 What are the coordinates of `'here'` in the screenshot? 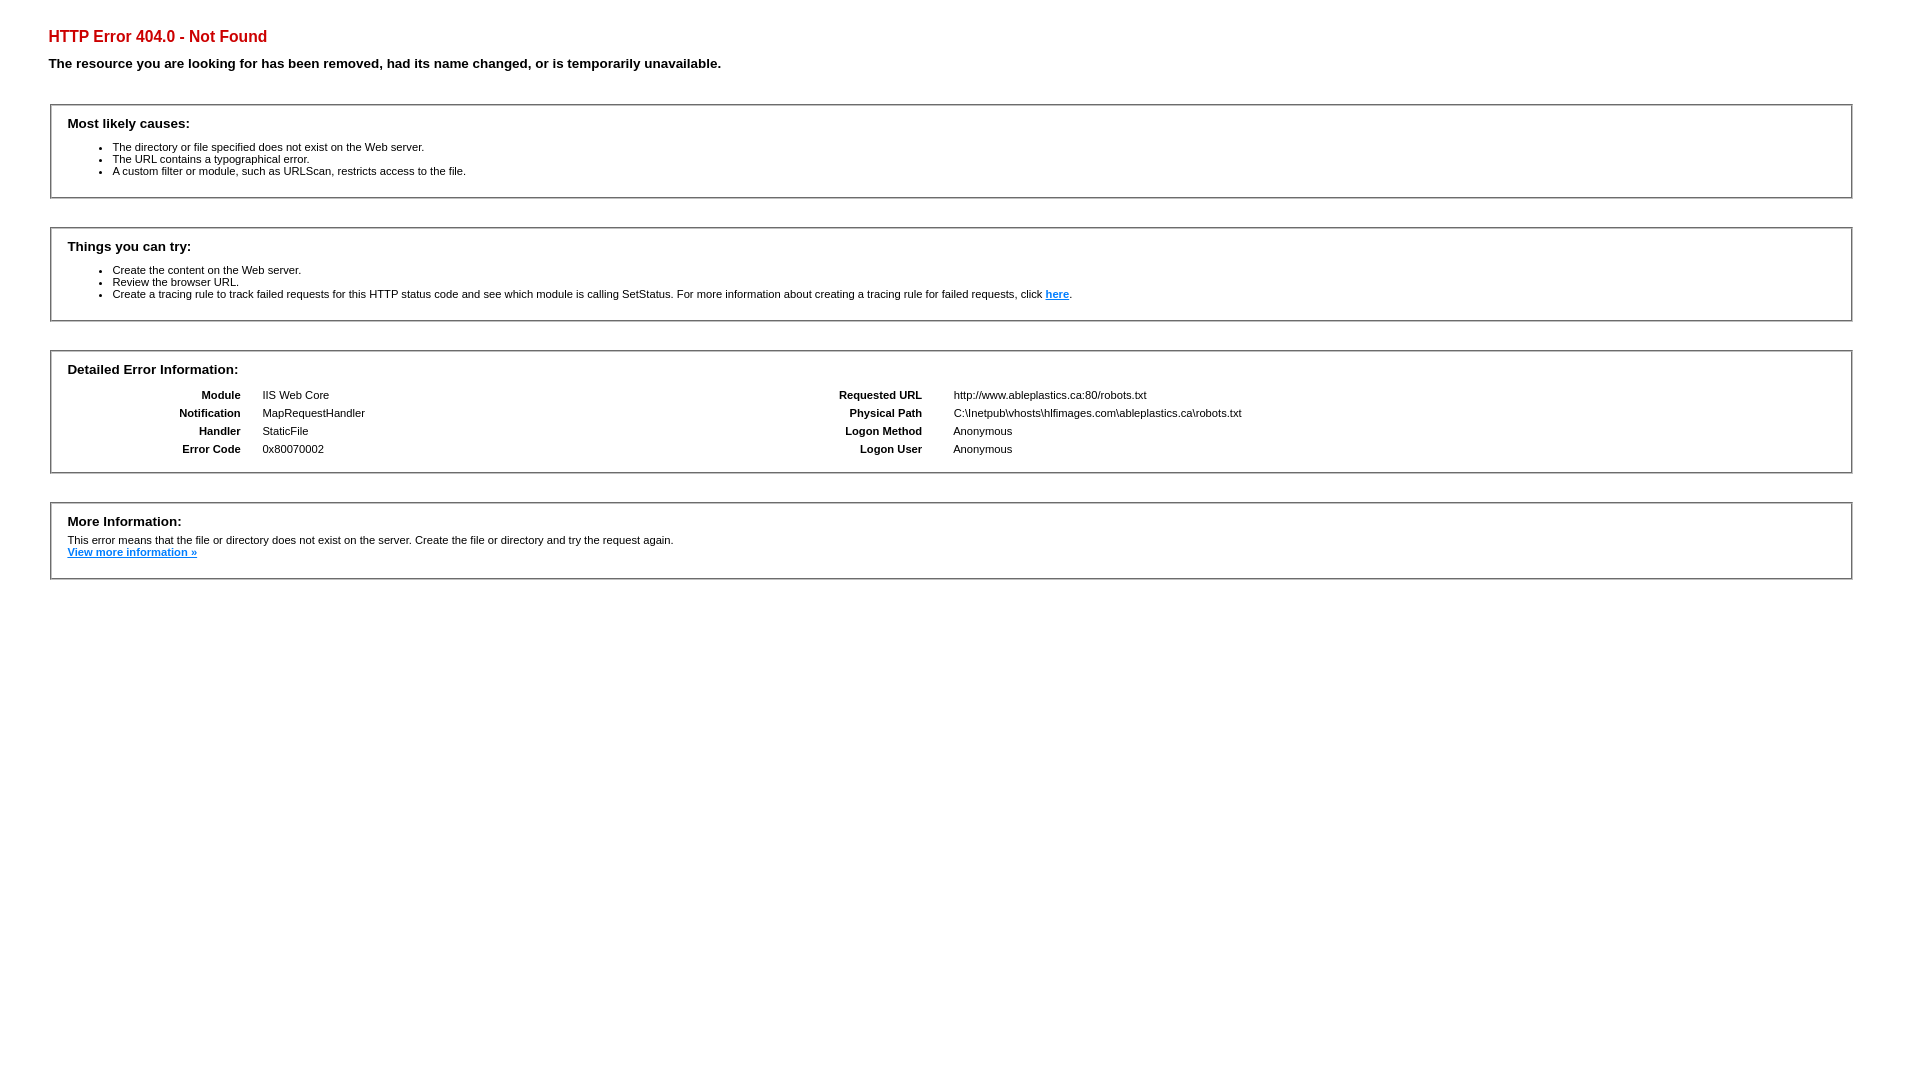 It's located at (1045, 293).